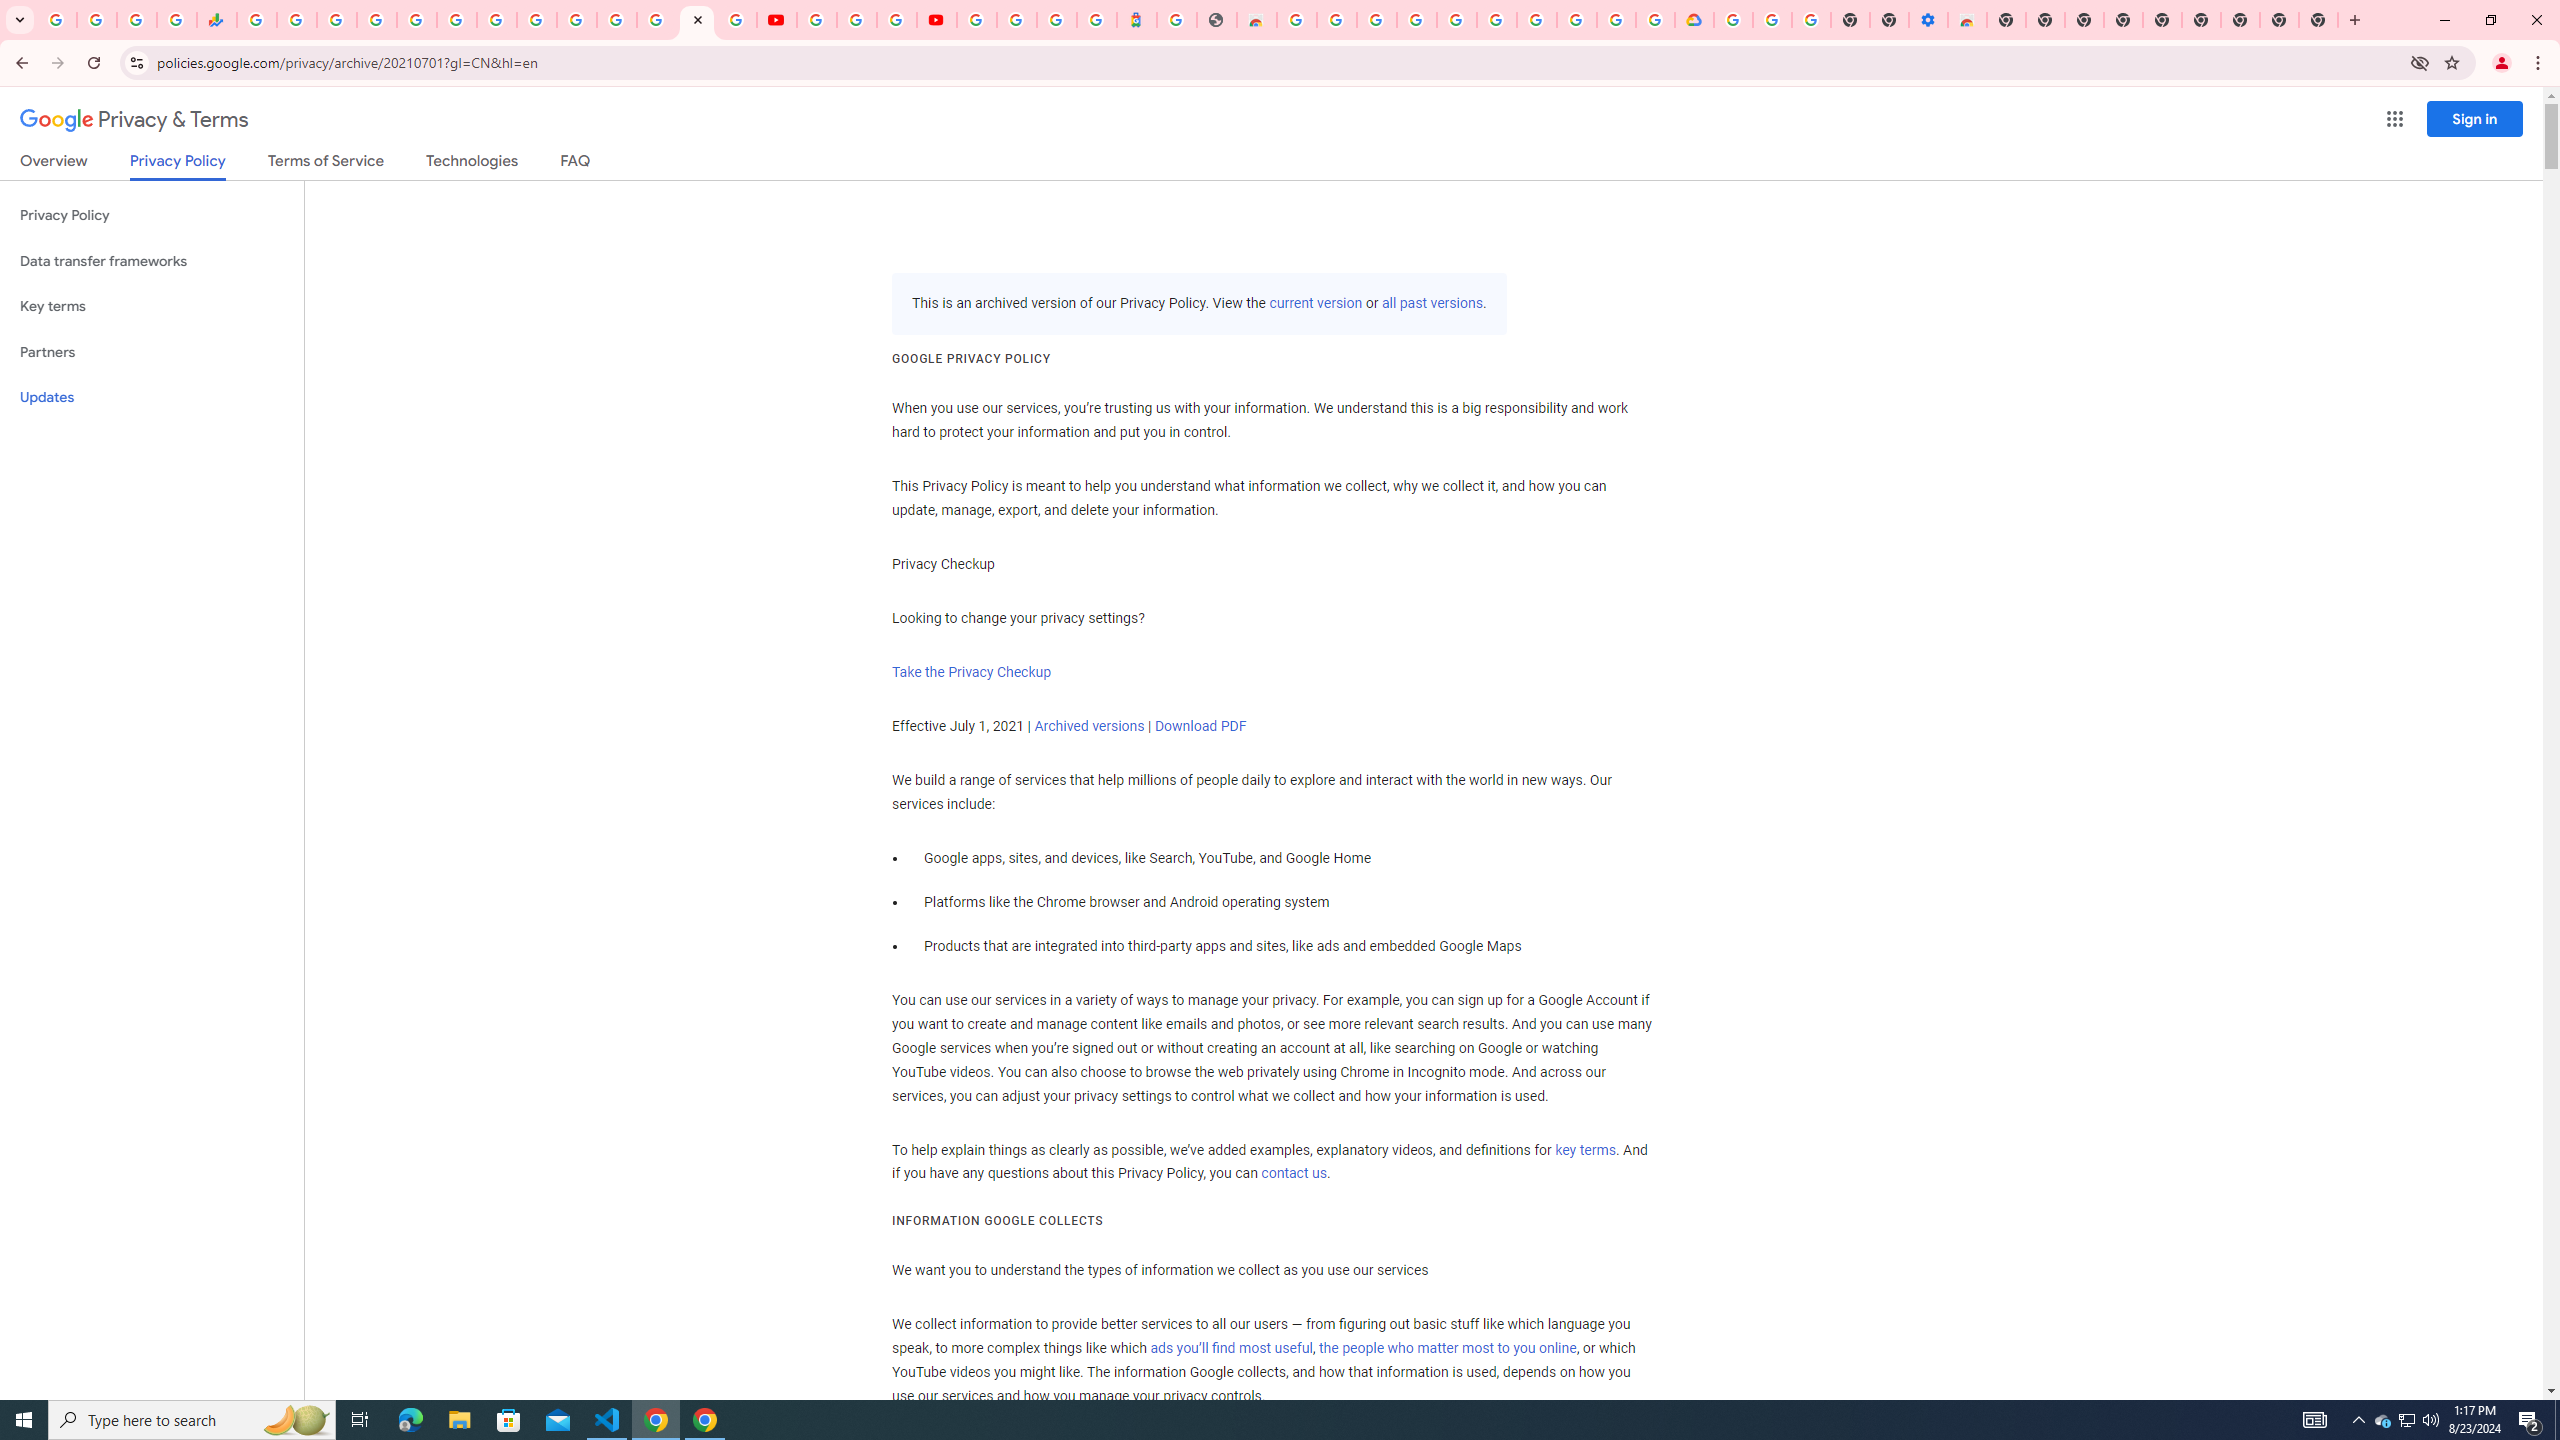 This screenshot has height=1440, width=2560. I want to click on 'YouTube', so click(815, 19).